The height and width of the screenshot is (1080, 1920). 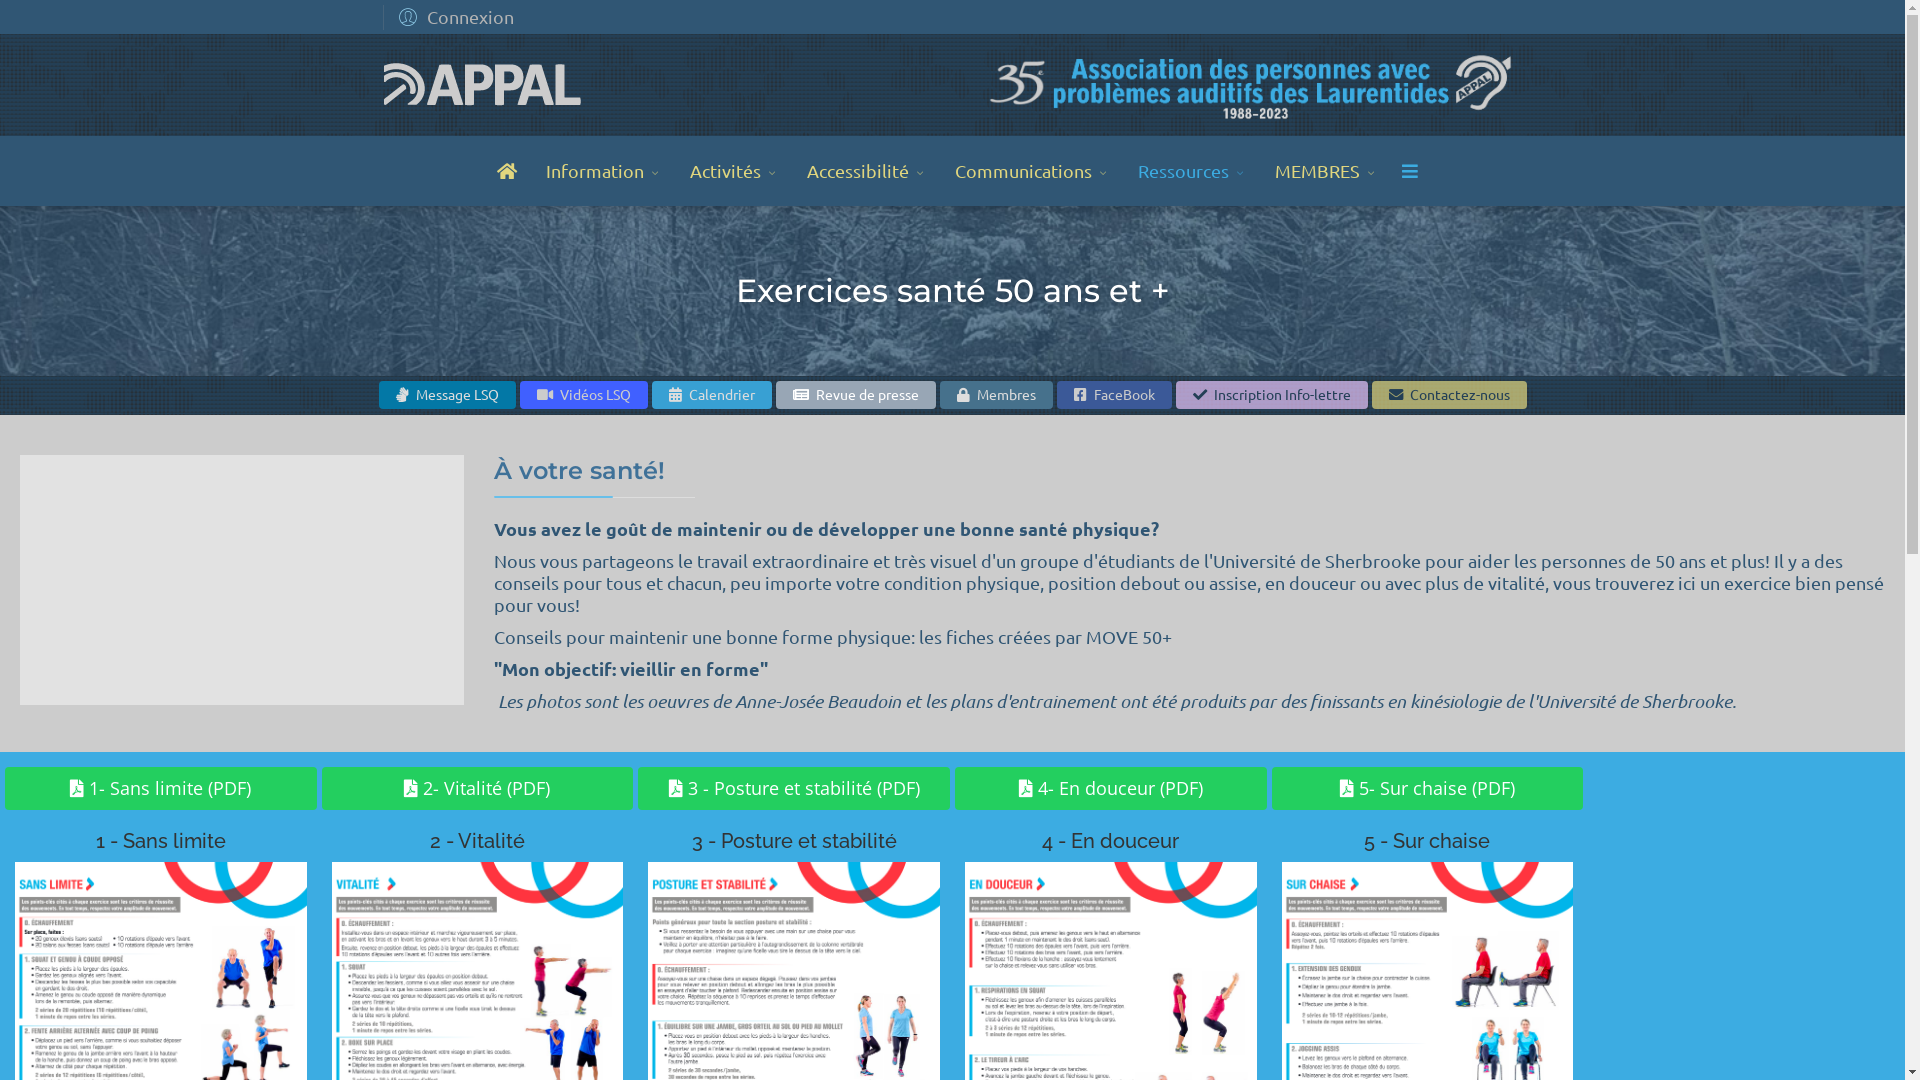 I want to click on 'Inscription Info-lettre', so click(x=1176, y=394).